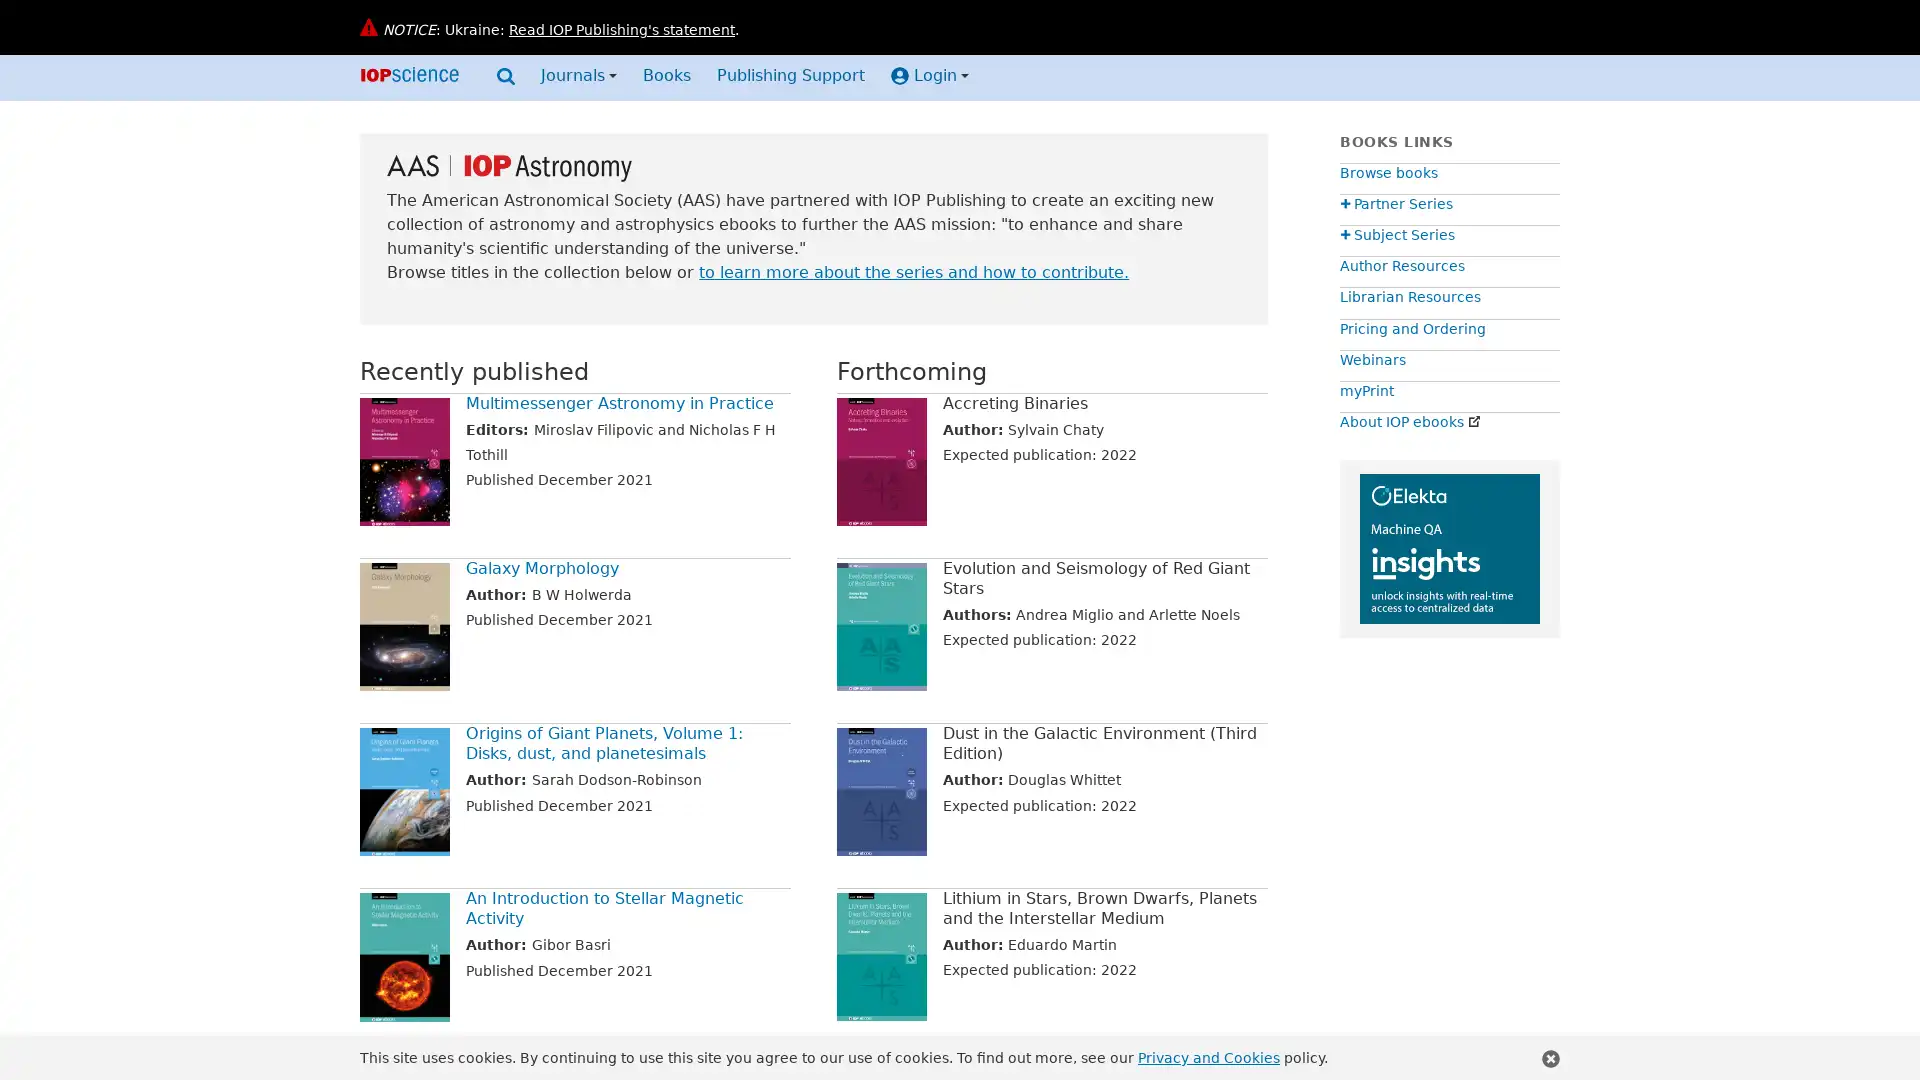  What do you see at coordinates (1395, 204) in the screenshot?
I see `Partner Series` at bounding box center [1395, 204].